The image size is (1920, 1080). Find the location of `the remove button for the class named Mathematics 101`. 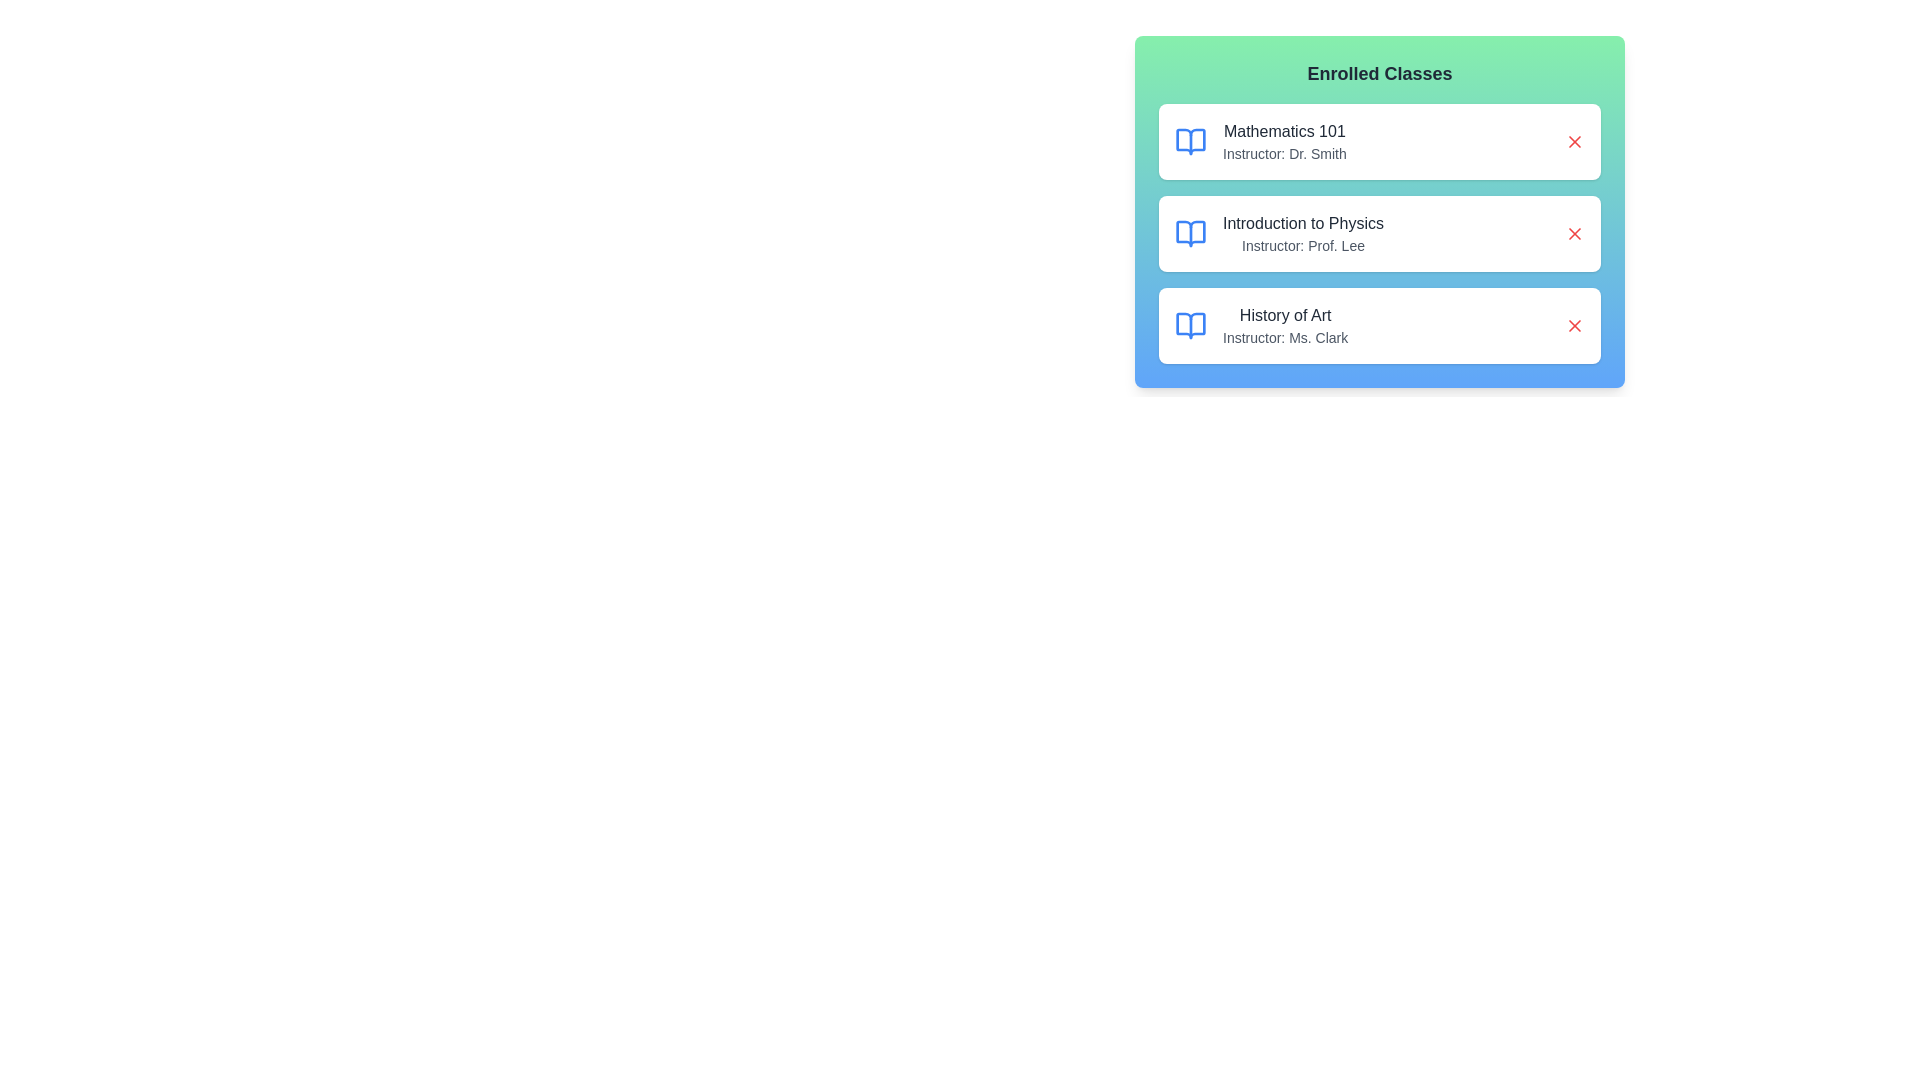

the remove button for the class named Mathematics 101 is located at coordinates (1573, 141).